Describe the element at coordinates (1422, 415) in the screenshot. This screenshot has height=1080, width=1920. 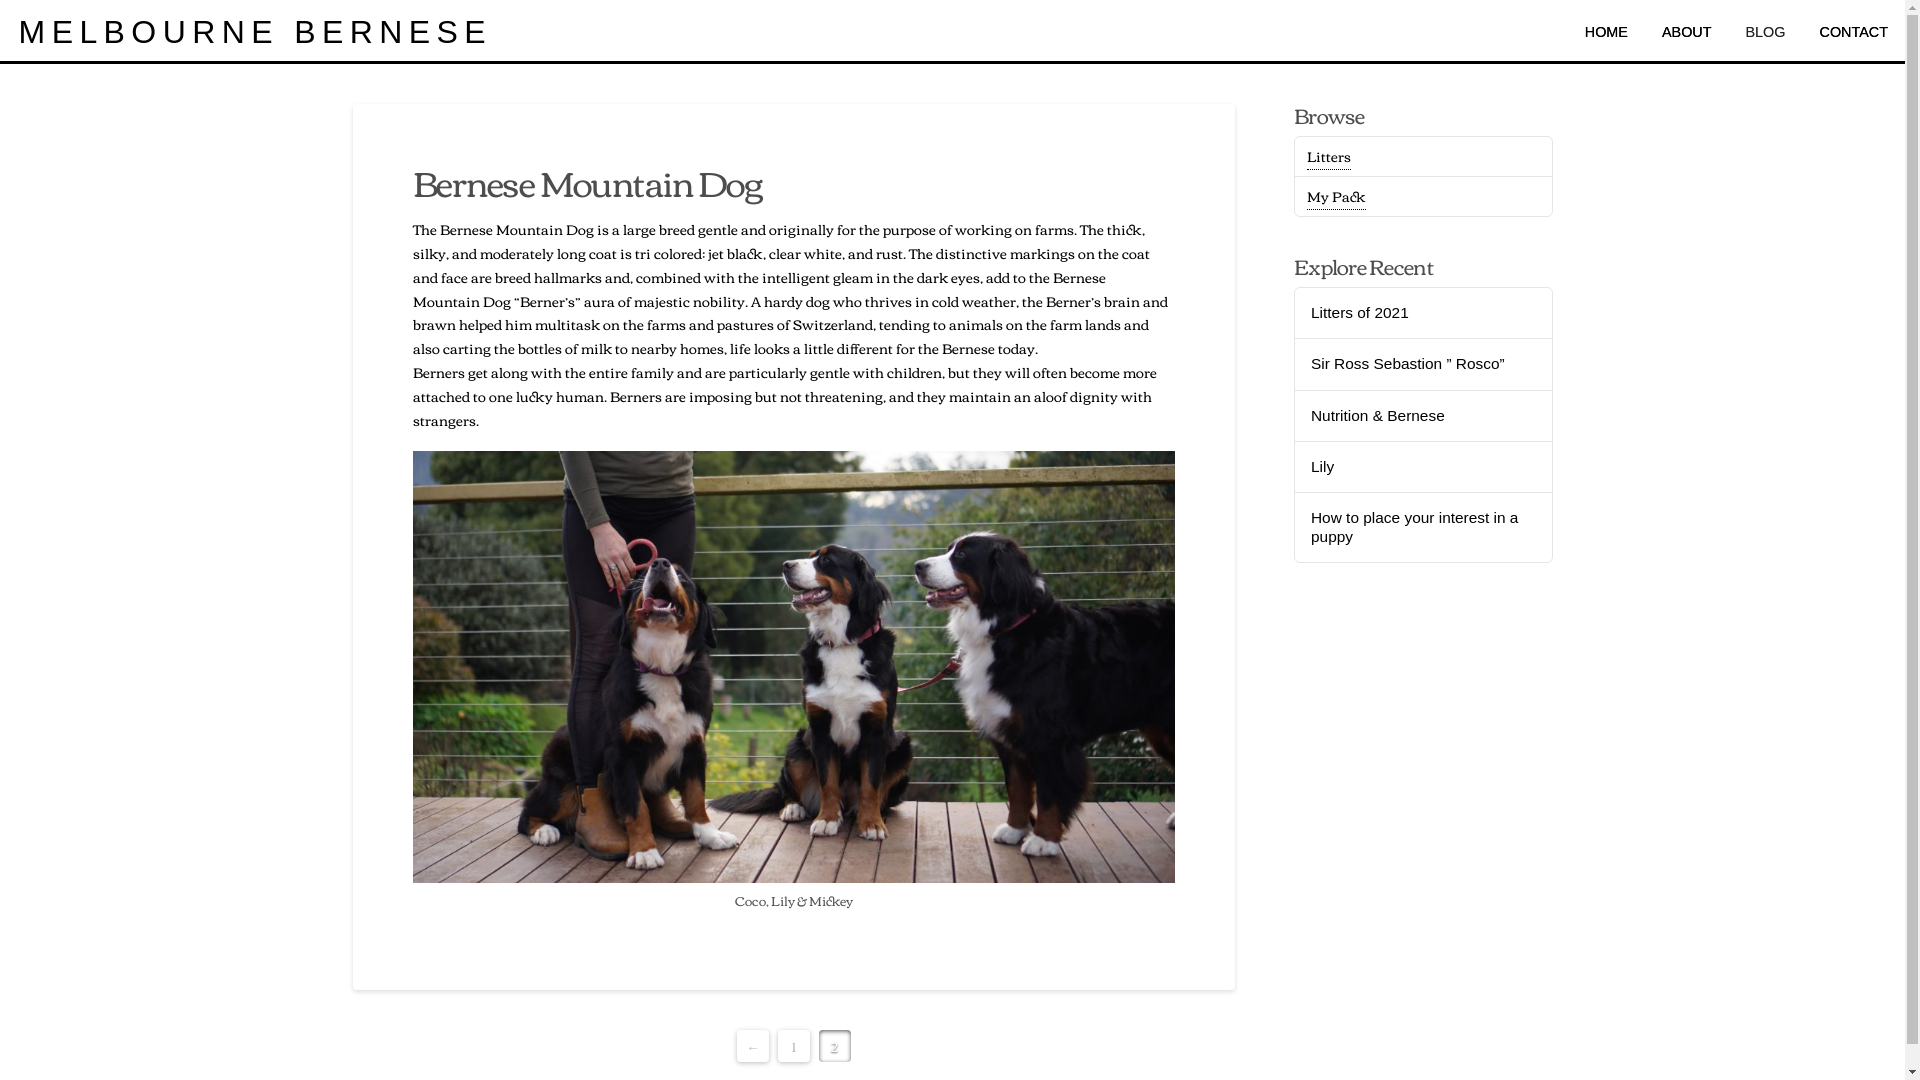
I see `'Nutrition & Bernese'` at that location.